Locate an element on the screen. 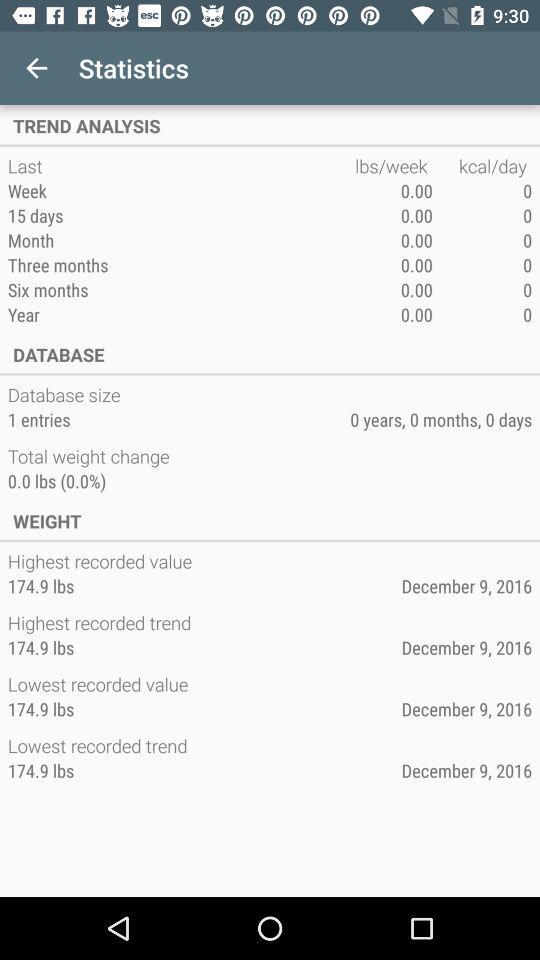 The width and height of the screenshot is (540, 960). the item below database item is located at coordinates (66, 393).